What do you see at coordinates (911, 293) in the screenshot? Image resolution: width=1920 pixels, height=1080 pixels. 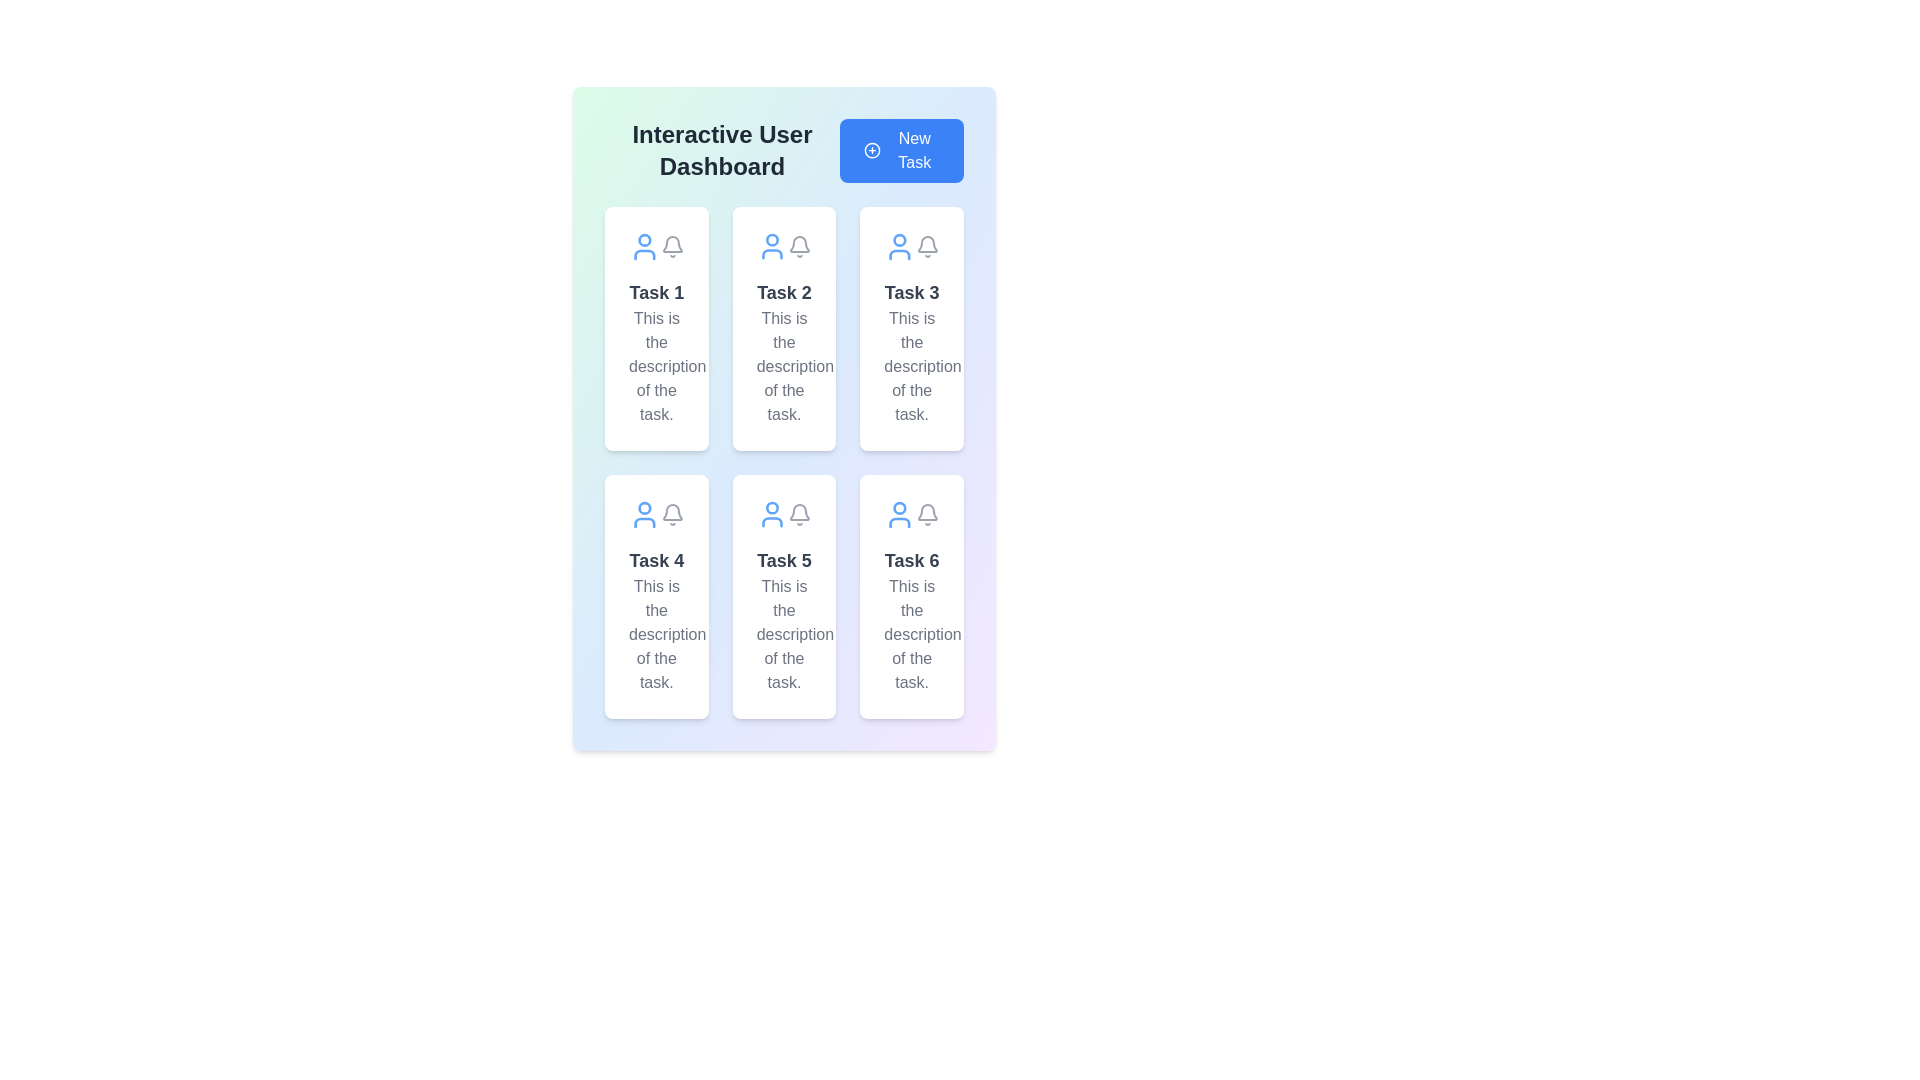 I see `the 'Task 3' text label which is displayed in bold, larger font, colored in dark gray` at bounding box center [911, 293].